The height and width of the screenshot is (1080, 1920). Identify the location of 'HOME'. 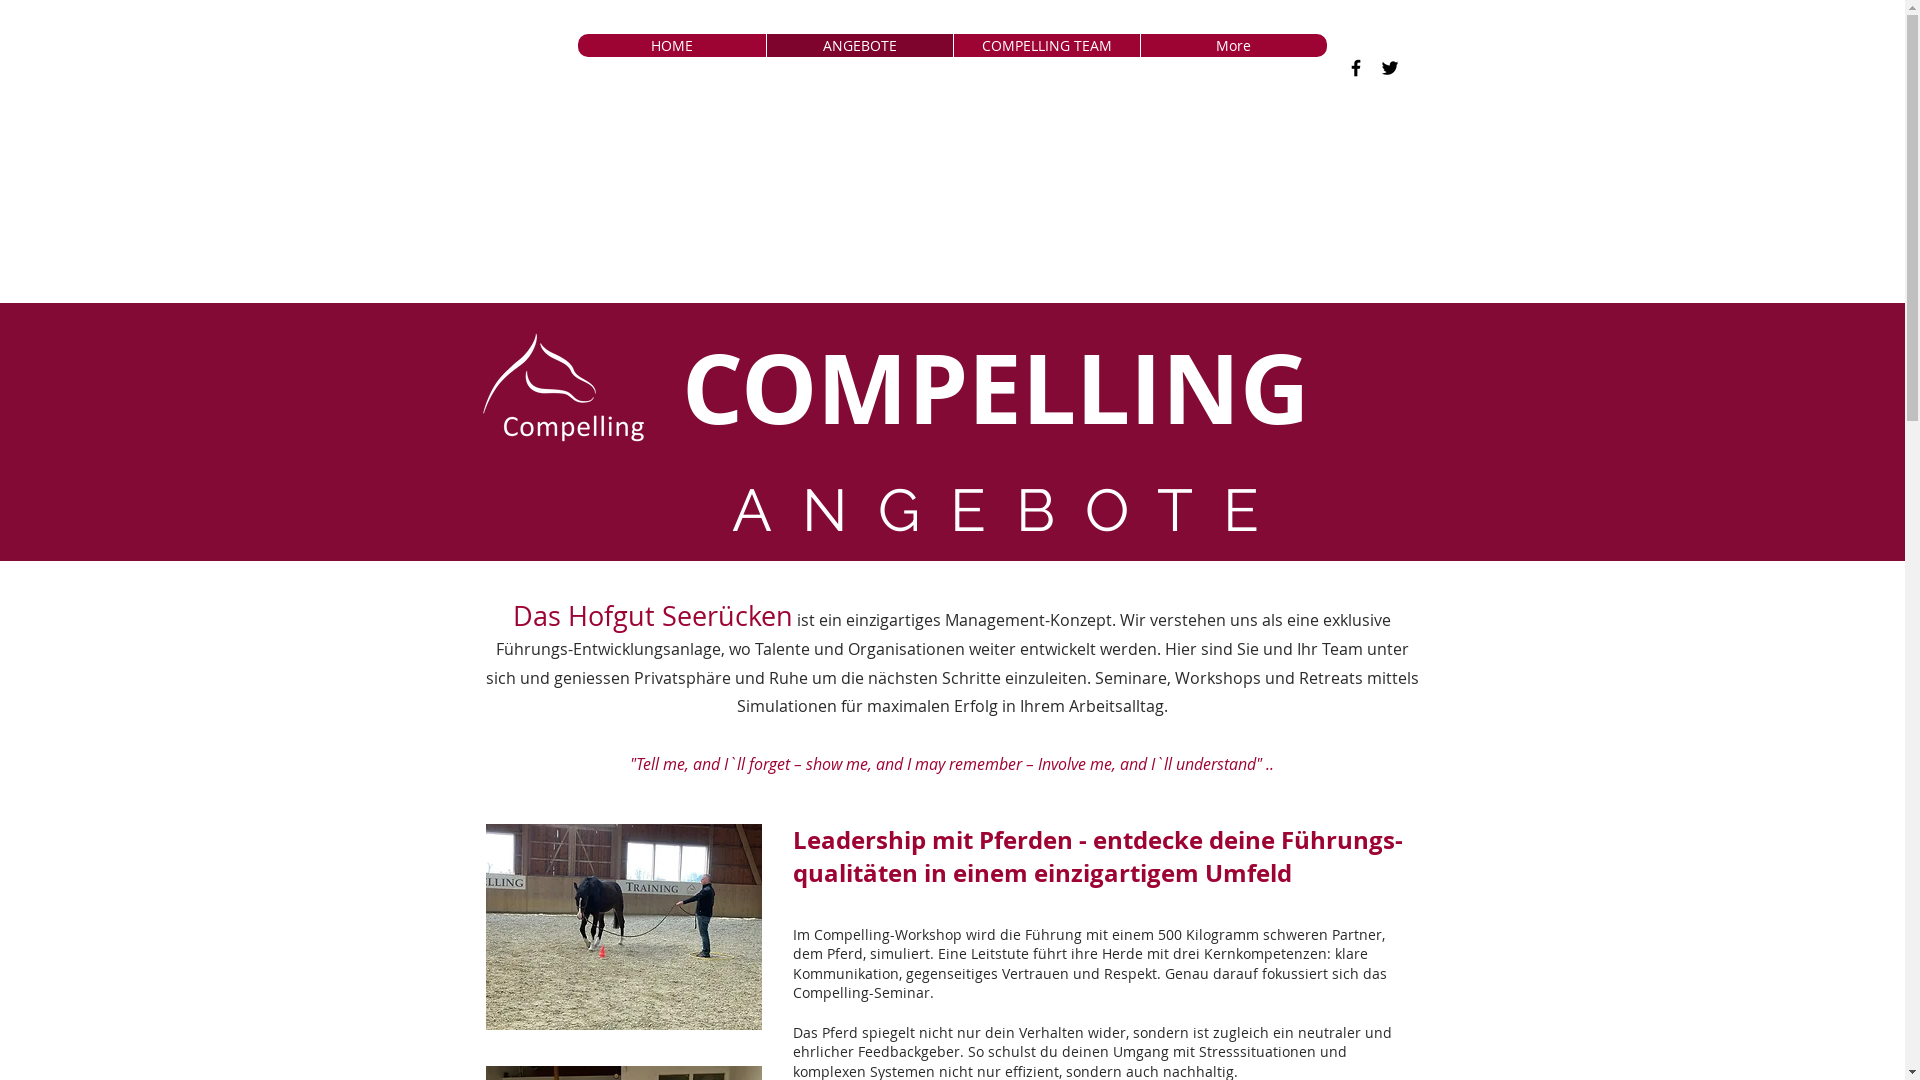
(672, 45).